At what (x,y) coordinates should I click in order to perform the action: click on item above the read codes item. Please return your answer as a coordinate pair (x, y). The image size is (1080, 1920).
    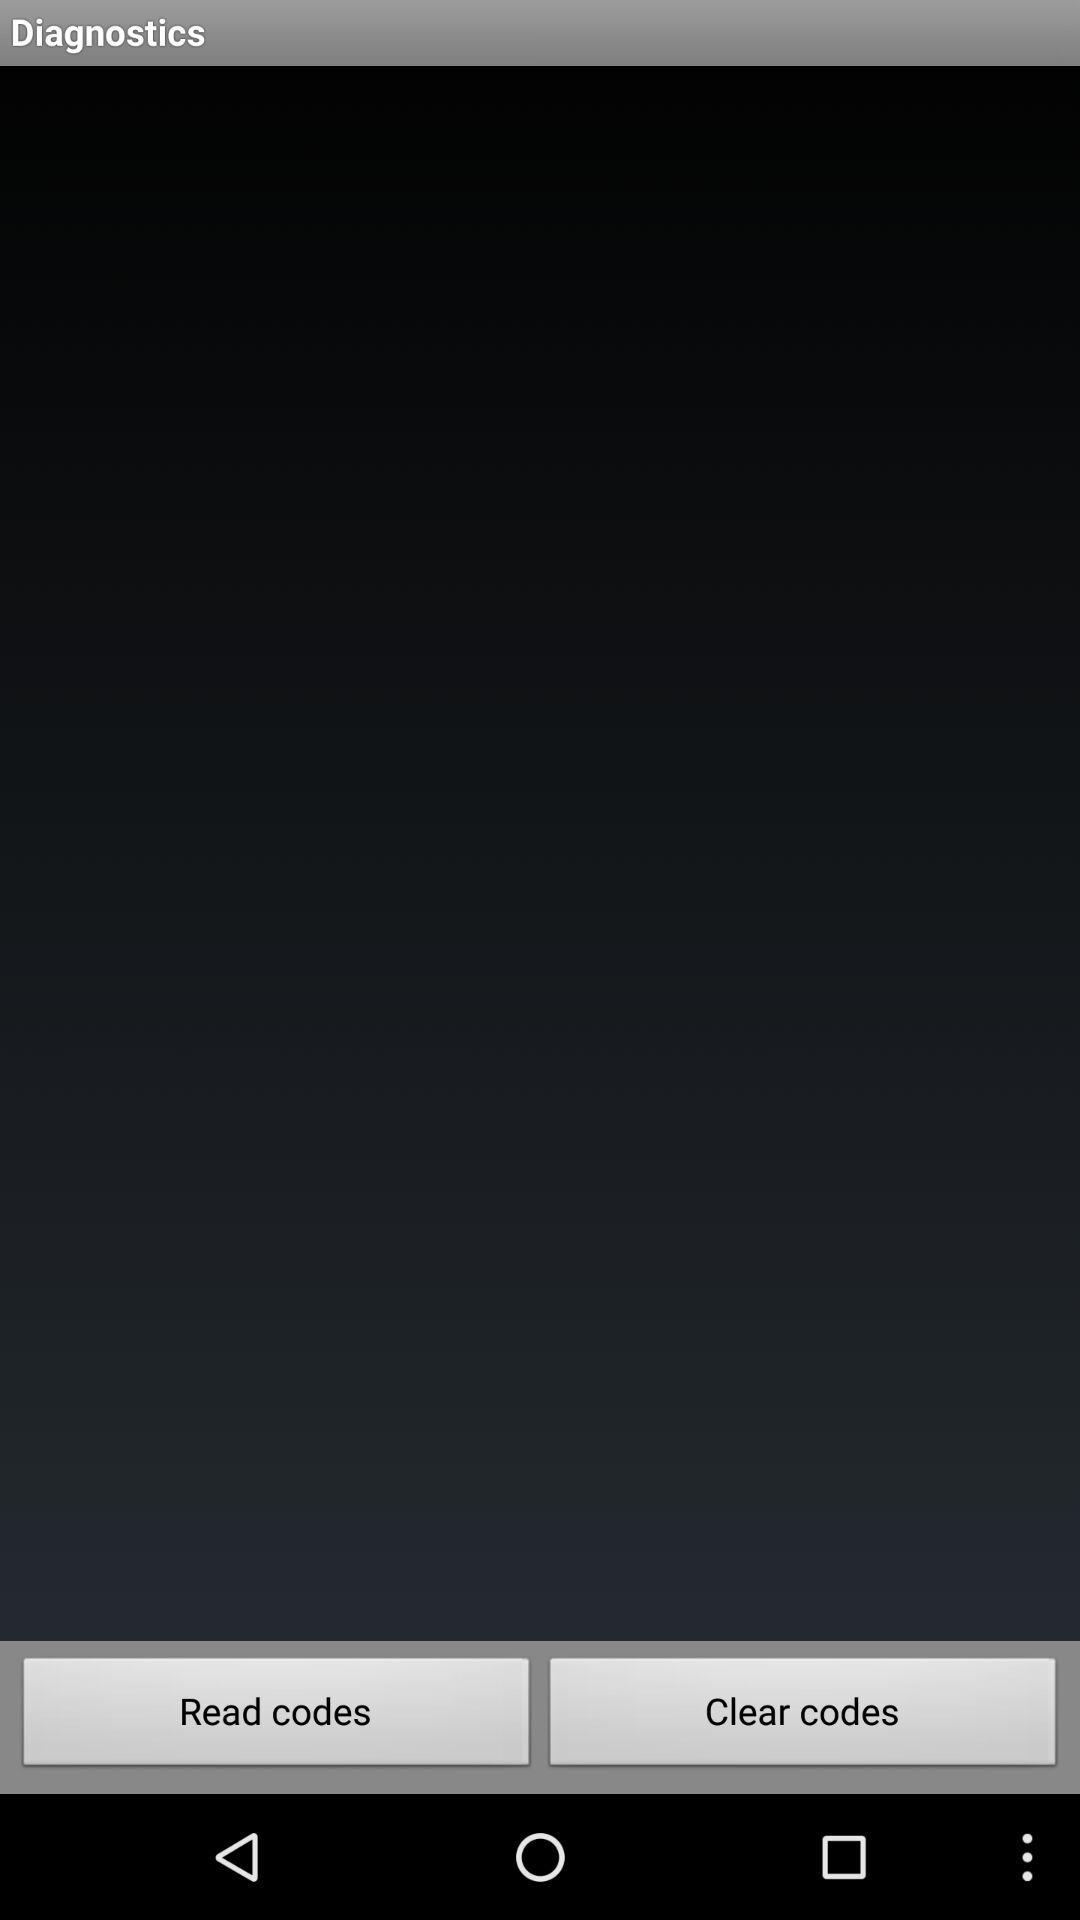
    Looking at the image, I should click on (540, 853).